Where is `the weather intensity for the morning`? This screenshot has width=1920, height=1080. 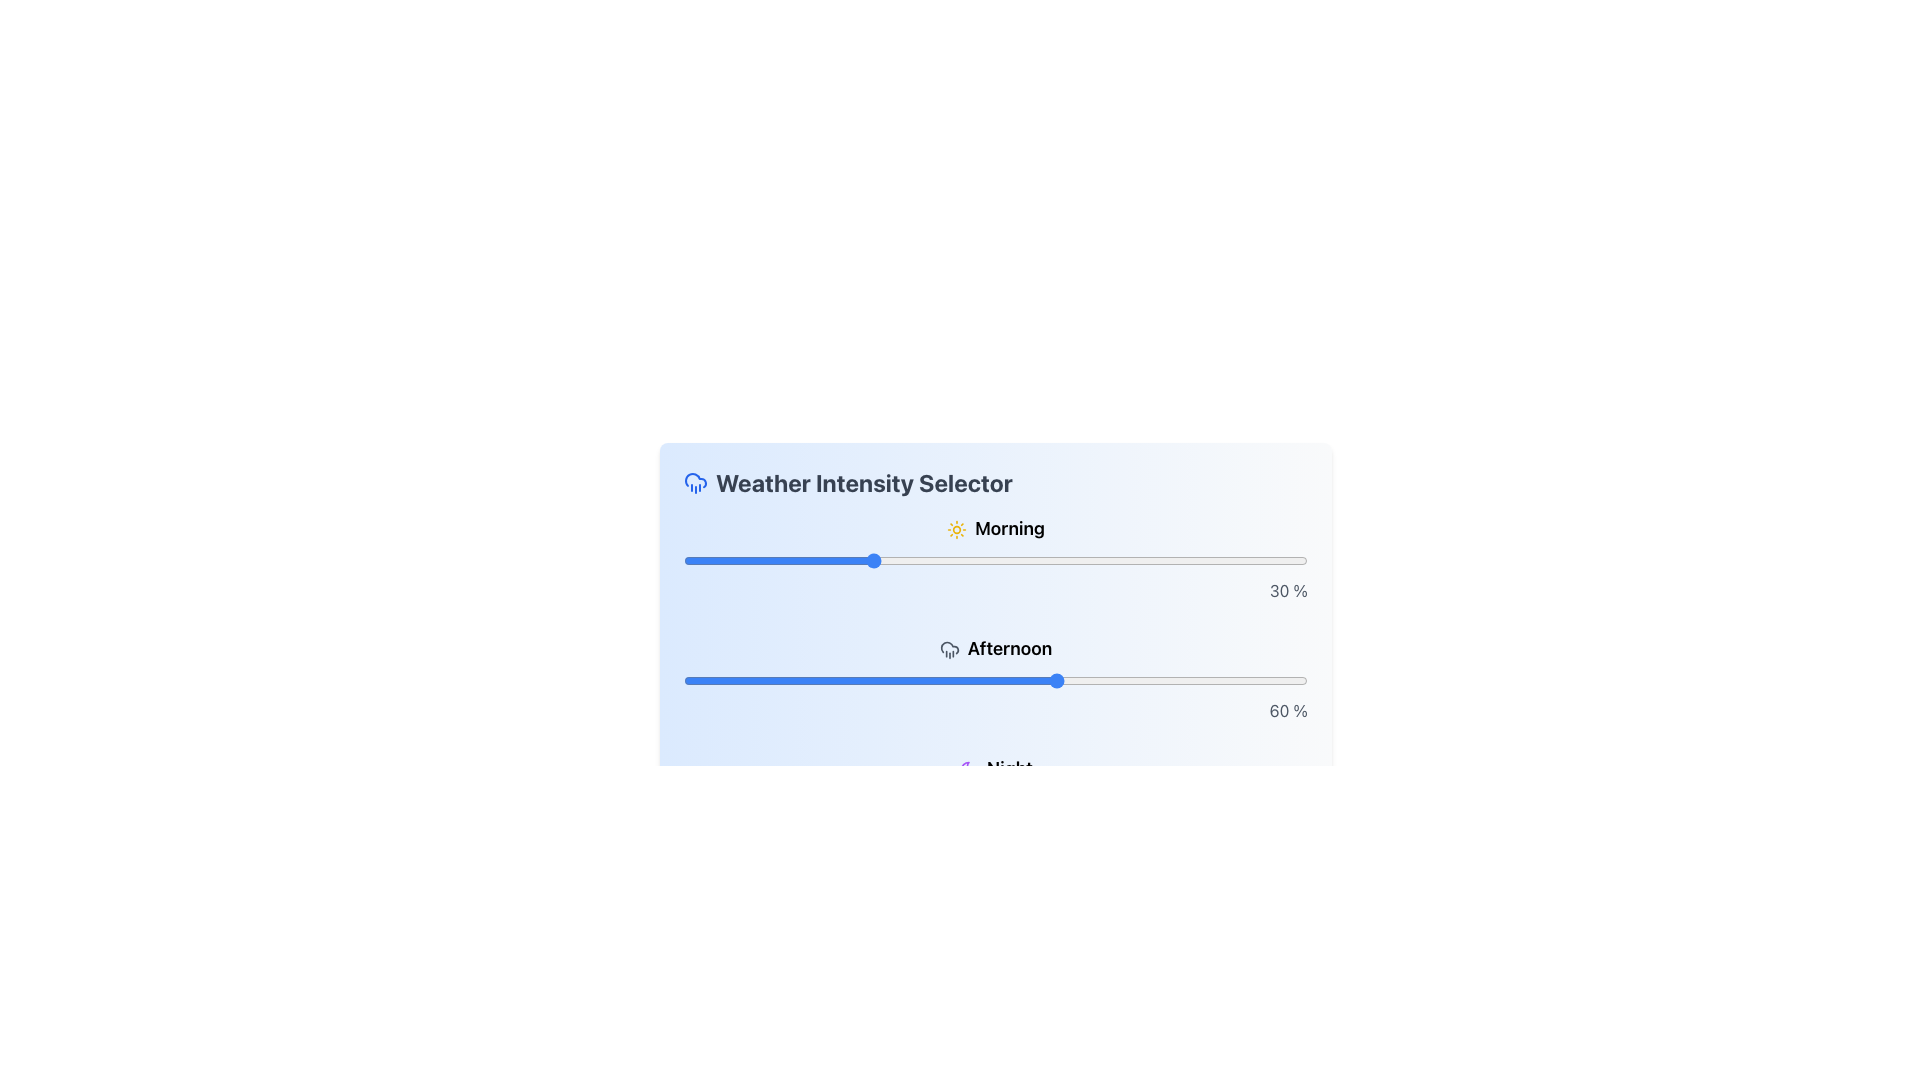 the weather intensity for the morning is located at coordinates (726, 560).